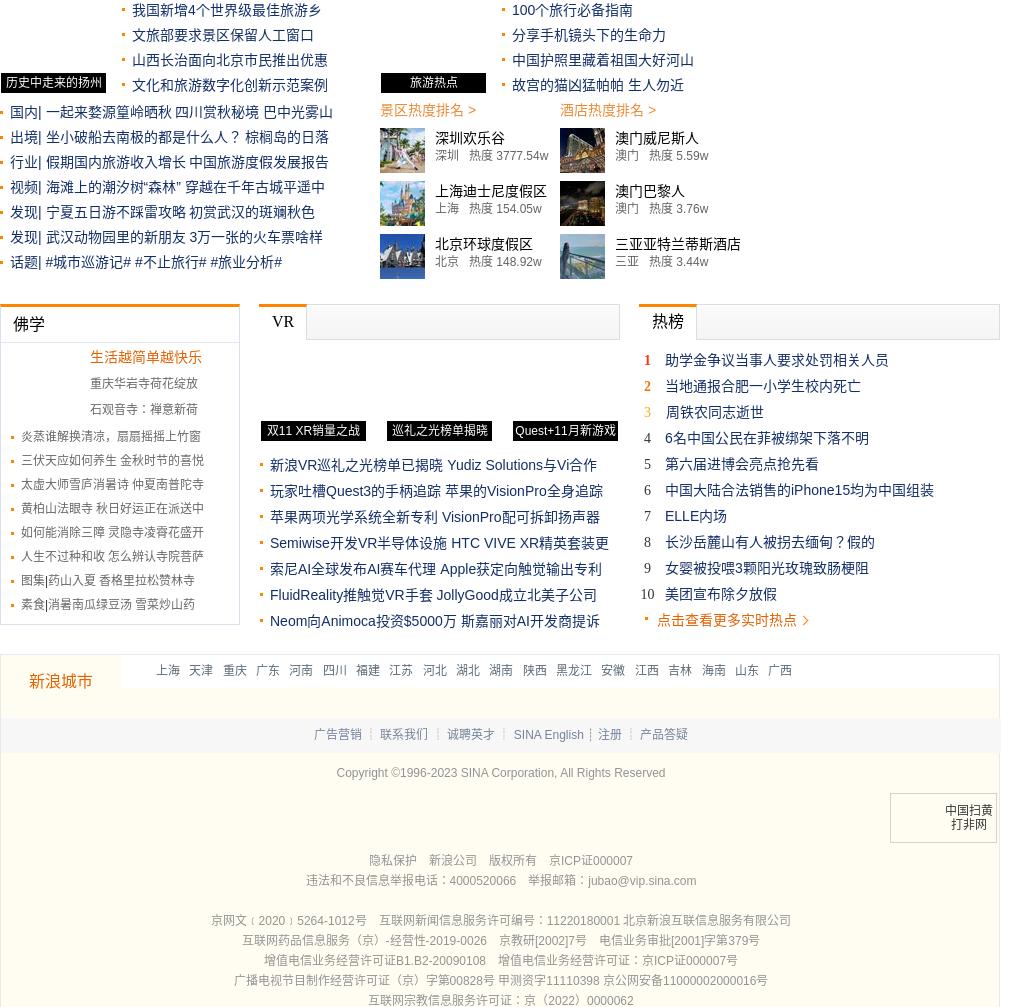  What do you see at coordinates (641, 880) in the screenshot?
I see `'jubao@vip.sina.com'` at bounding box center [641, 880].